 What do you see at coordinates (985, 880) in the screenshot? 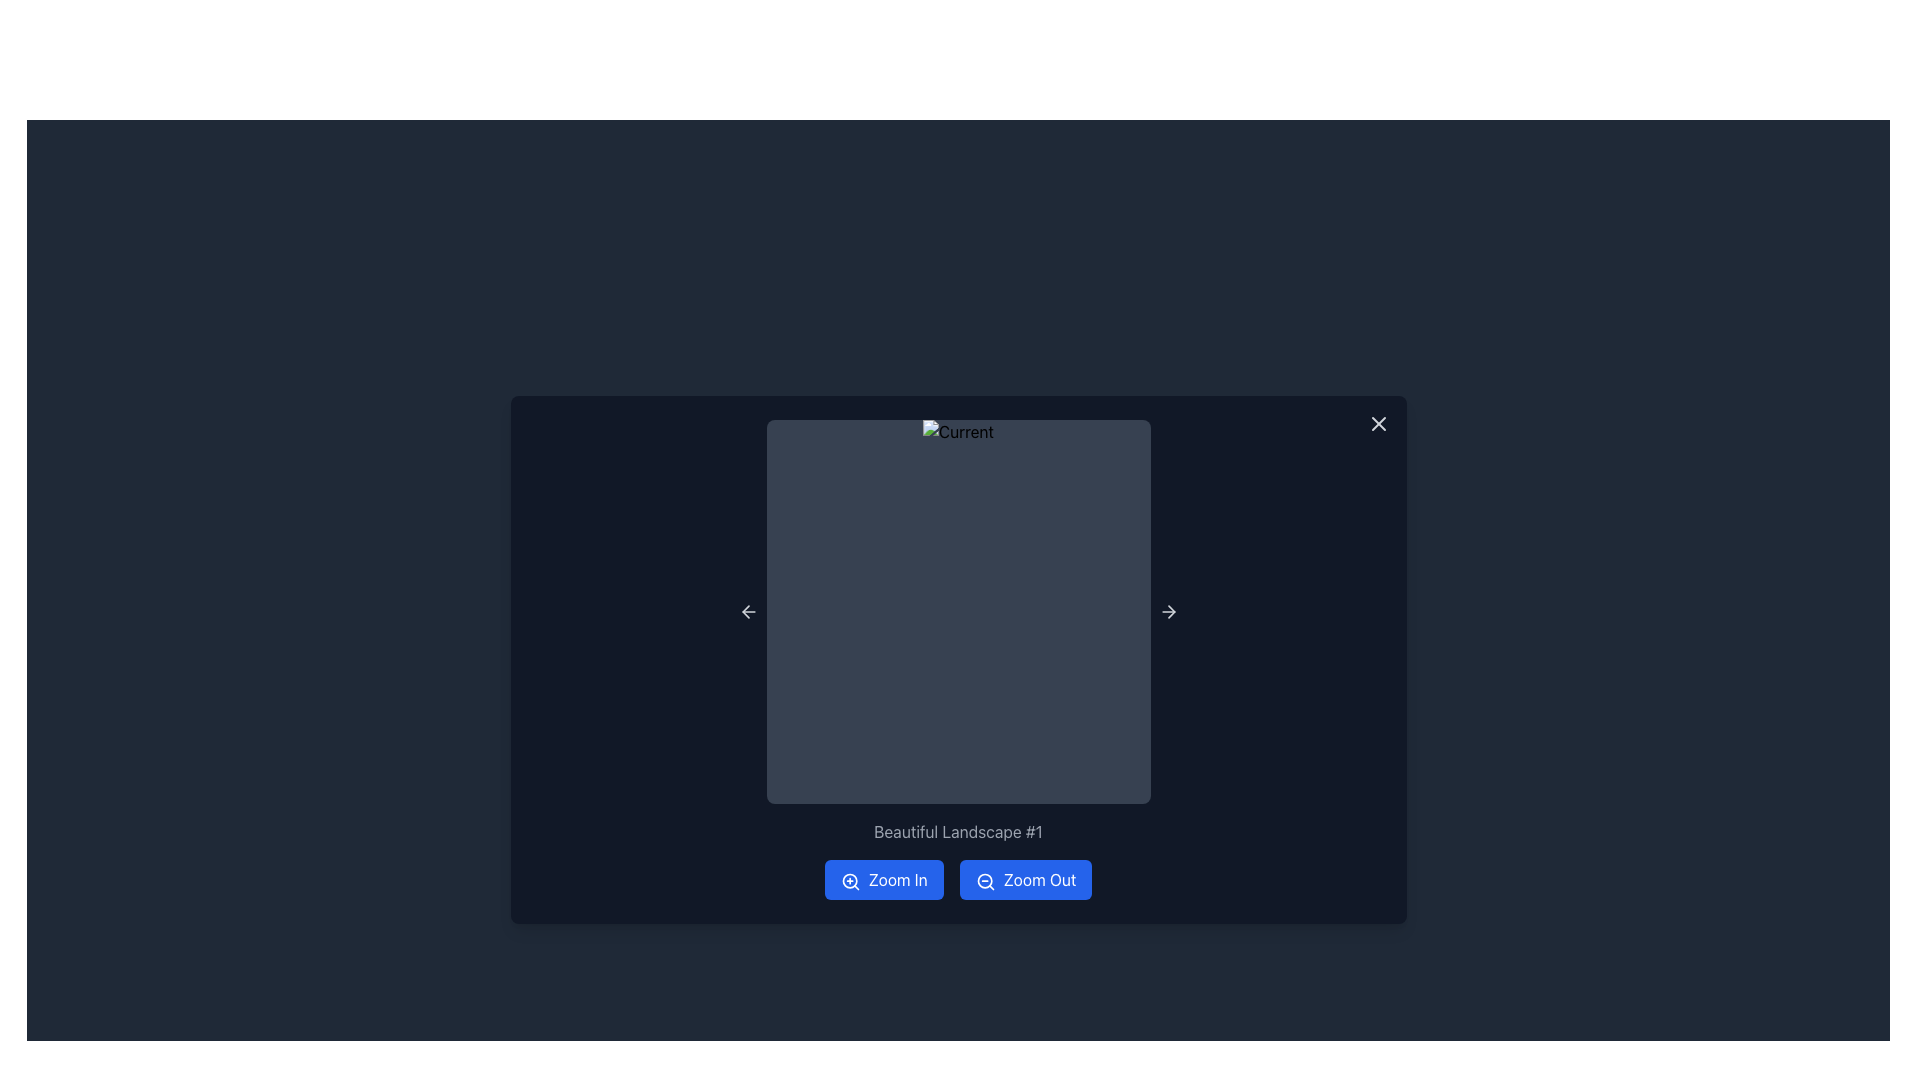
I see `the circular magnifying glass icon with a minus sign in the middle, which is styled with a blue circle and a white graphic` at bounding box center [985, 880].